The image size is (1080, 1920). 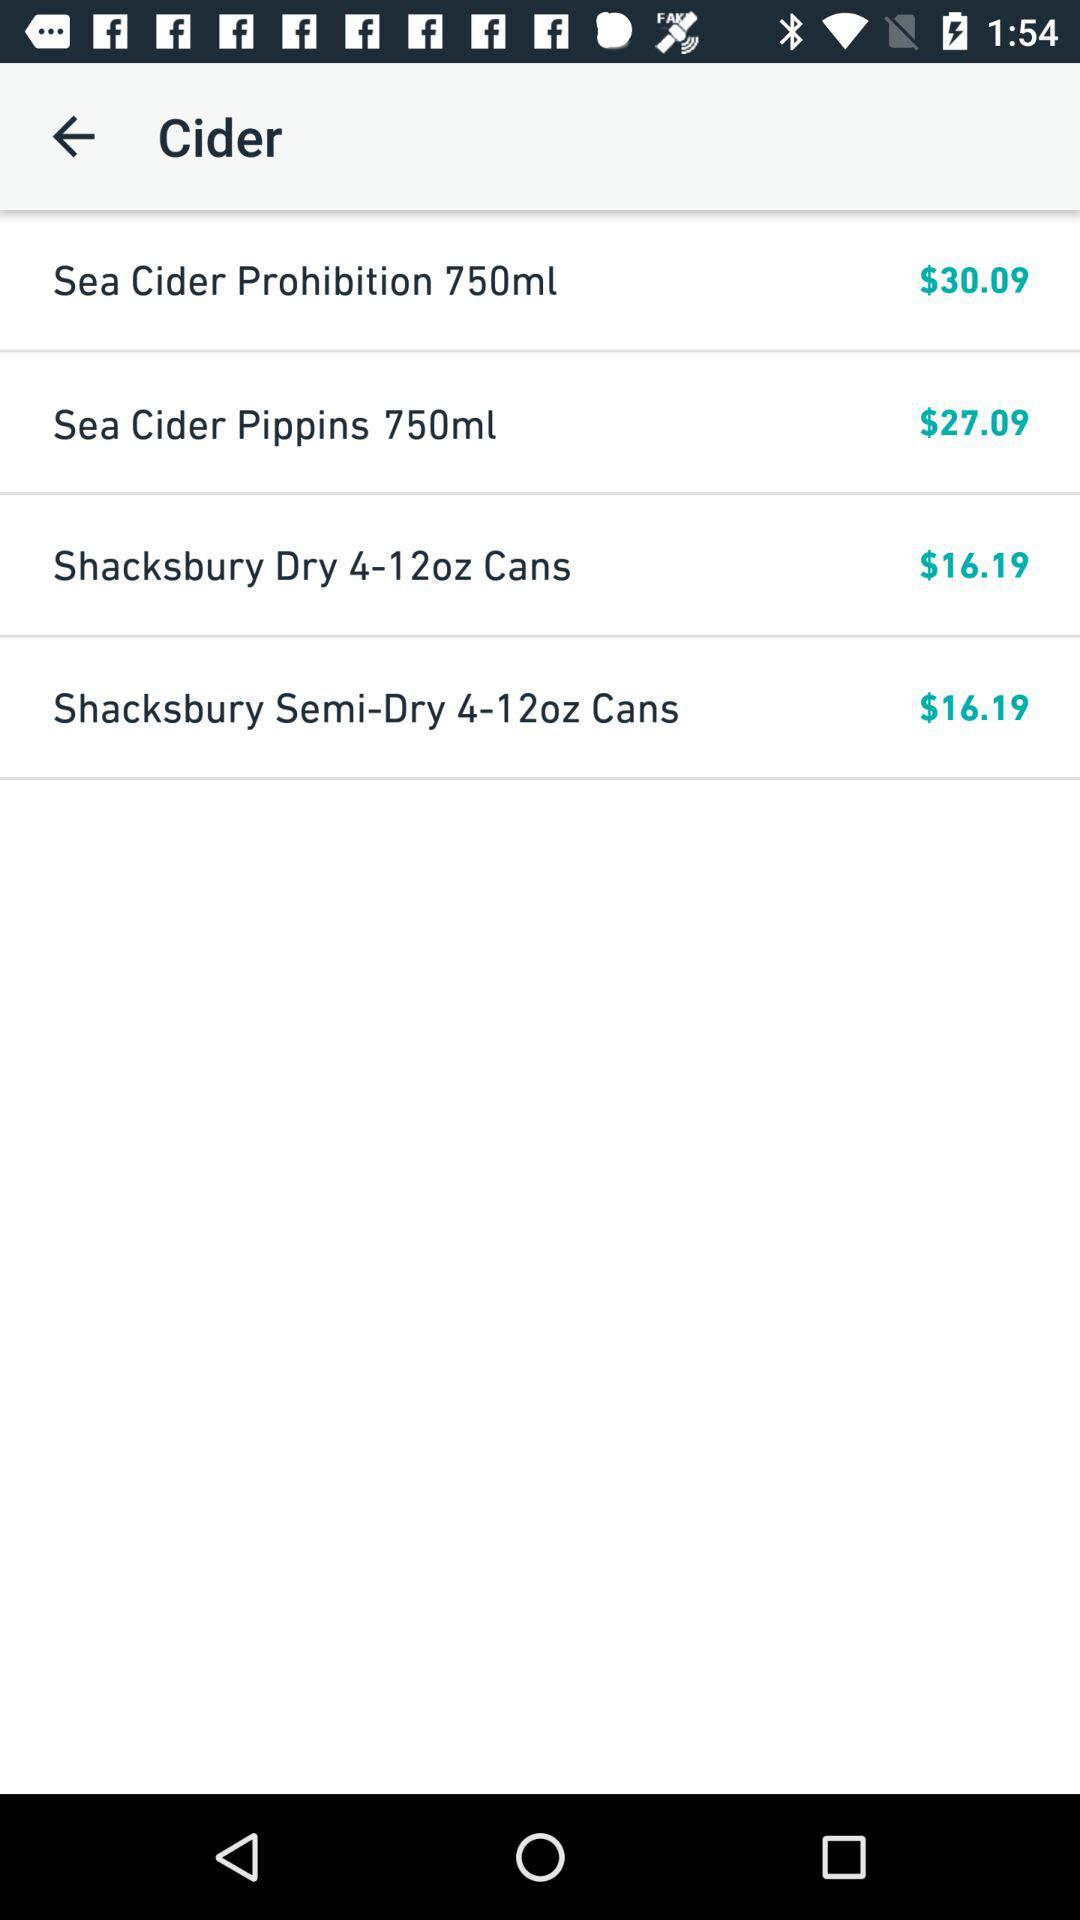 What do you see at coordinates (72, 135) in the screenshot?
I see `the app to the left of cider item` at bounding box center [72, 135].